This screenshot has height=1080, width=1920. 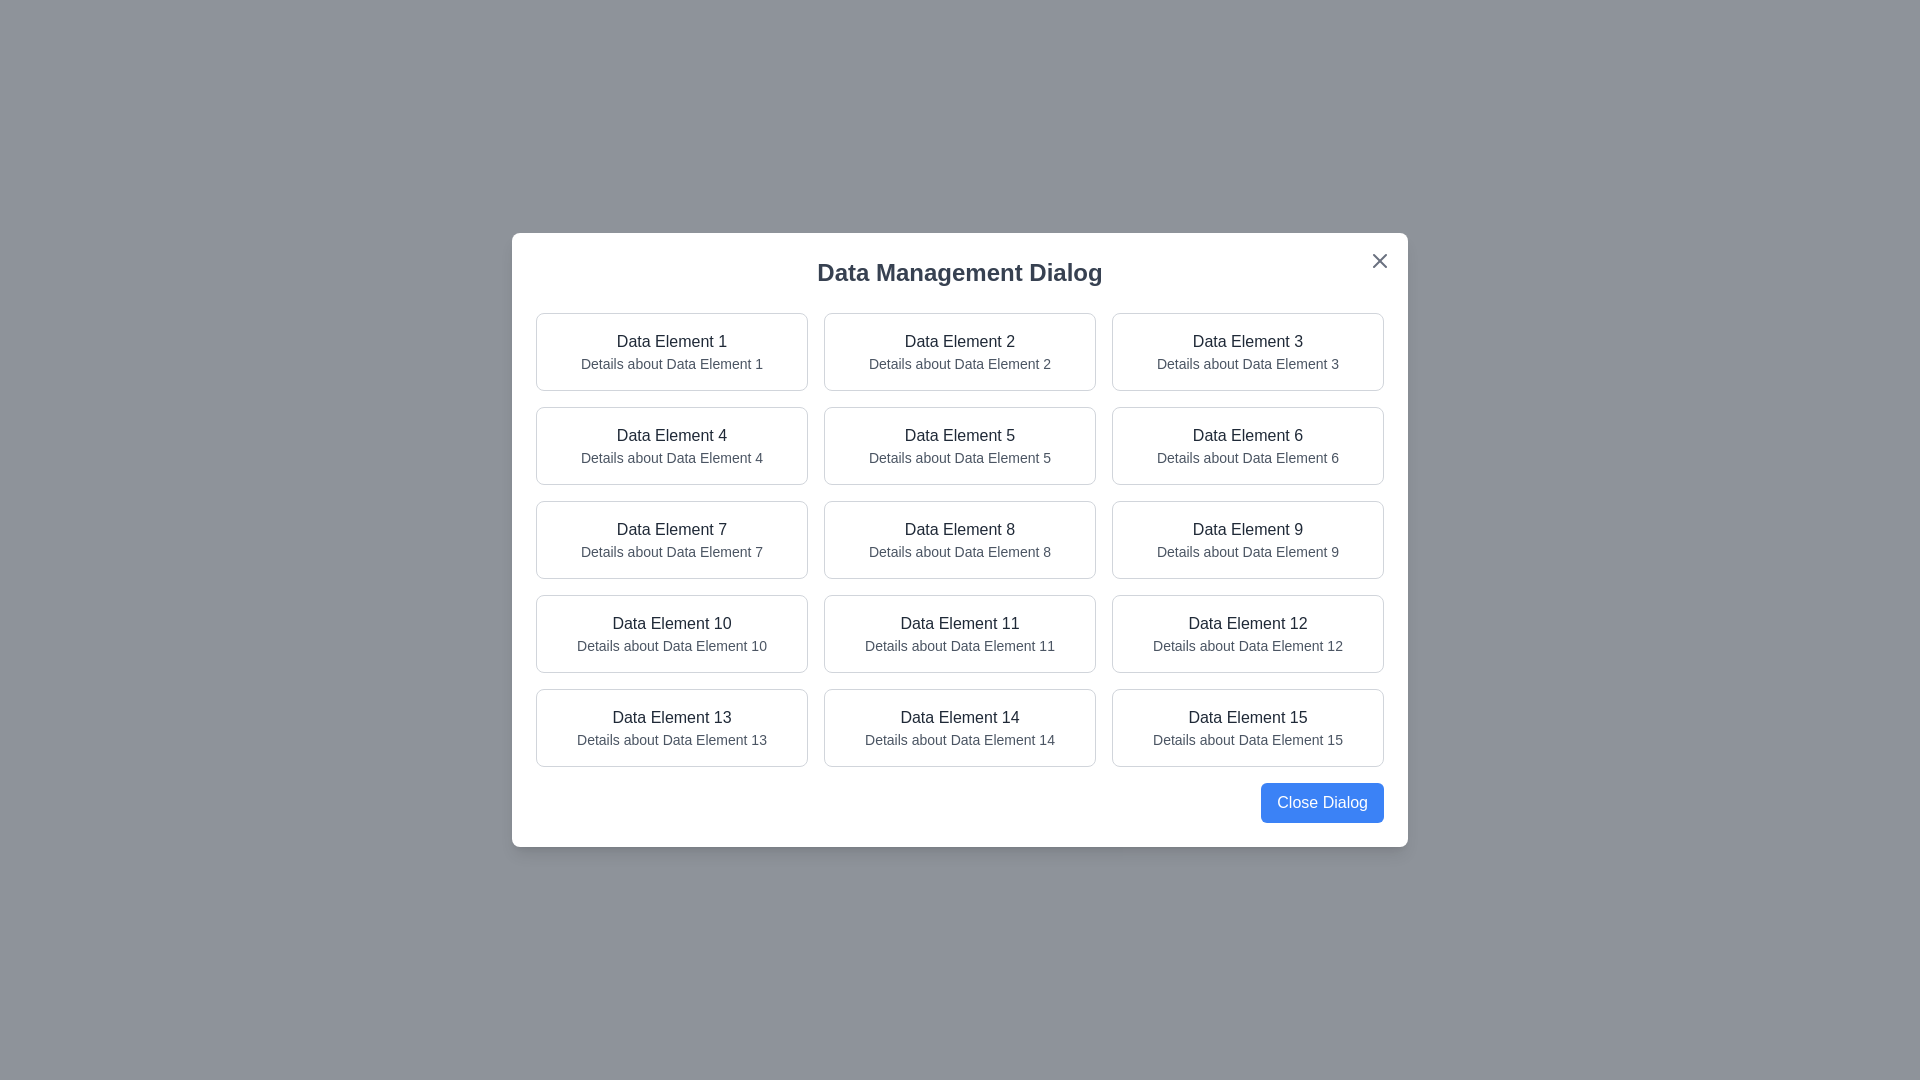 What do you see at coordinates (1322, 801) in the screenshot?
I see `the 'Close Dialog' button to close the dialog` at bounding box center [1322, 801].